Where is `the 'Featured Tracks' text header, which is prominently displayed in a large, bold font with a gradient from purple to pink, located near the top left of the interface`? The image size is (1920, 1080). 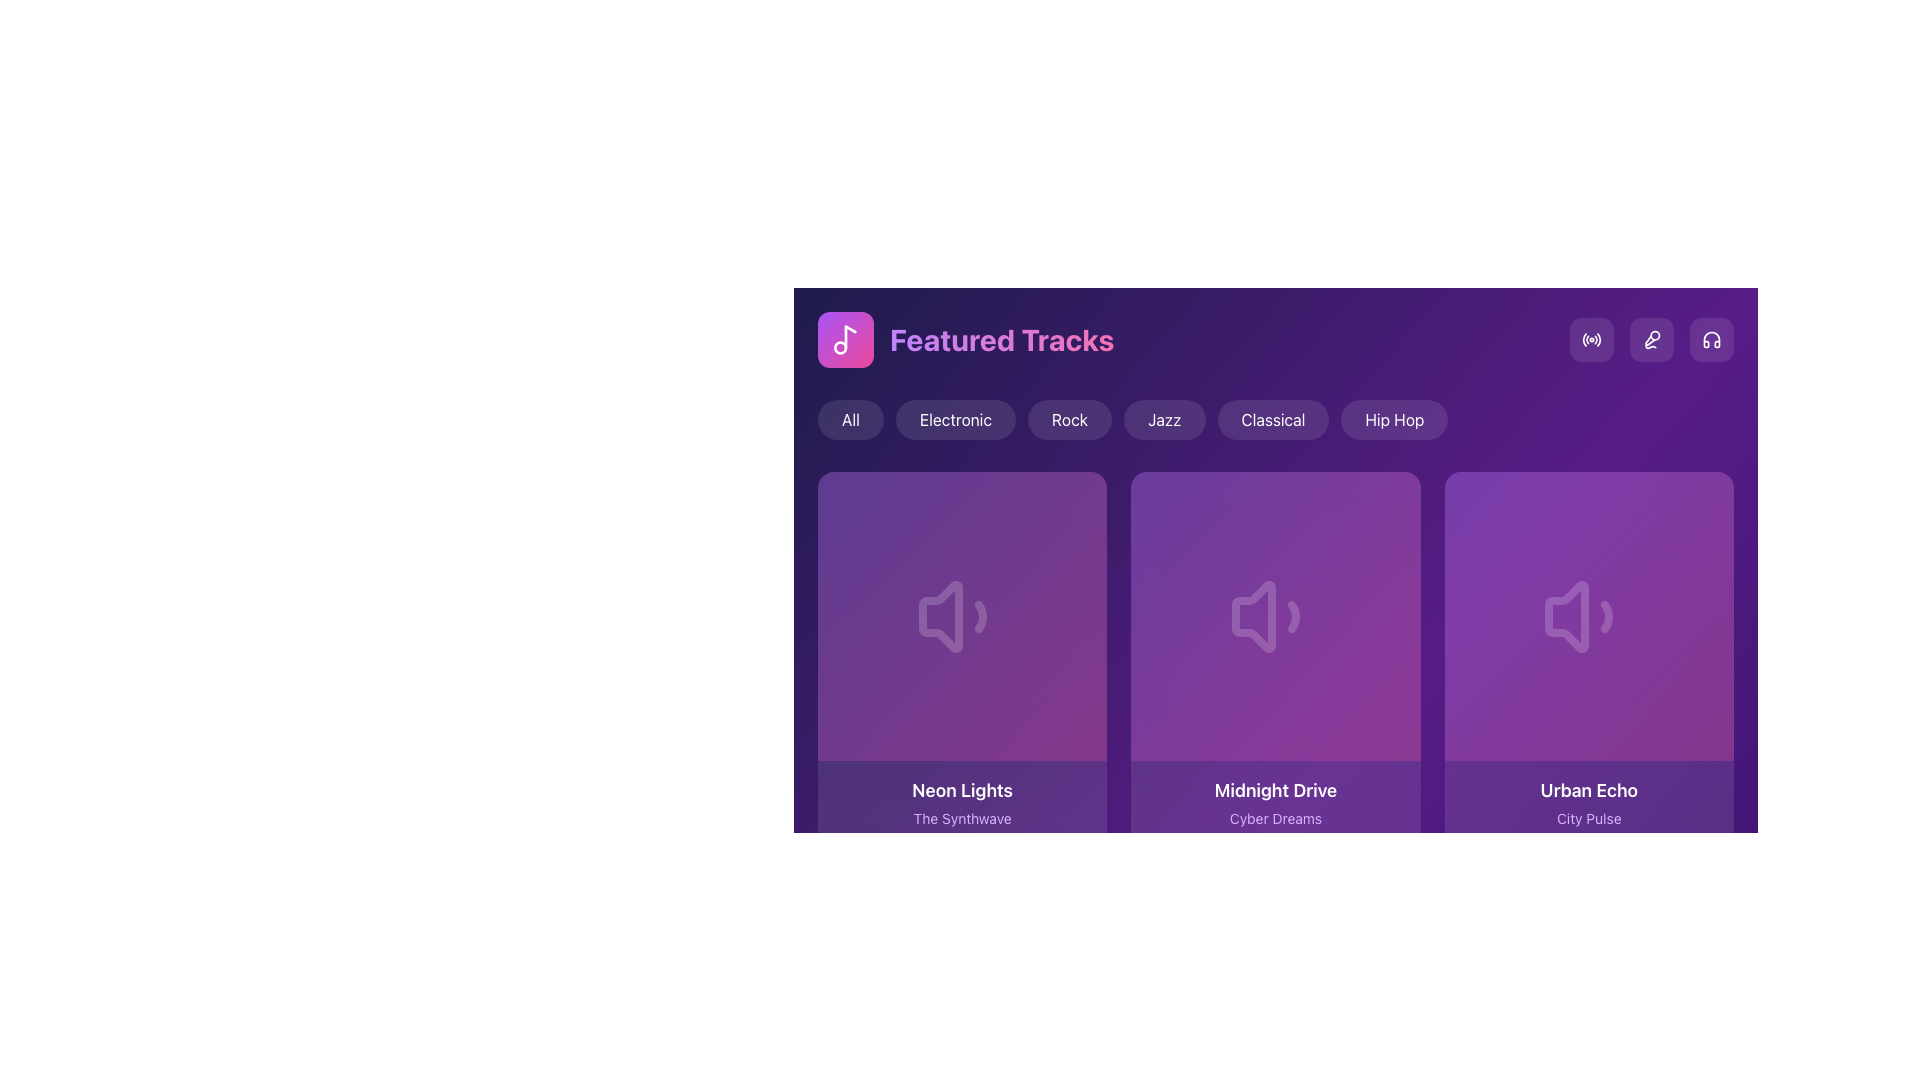
the 'Featured Tracks' text header, which is prominently displayed in a large, bold font with a gradient from purple to pink, located near the top left of the interface is located at coordinates (1002, 338).